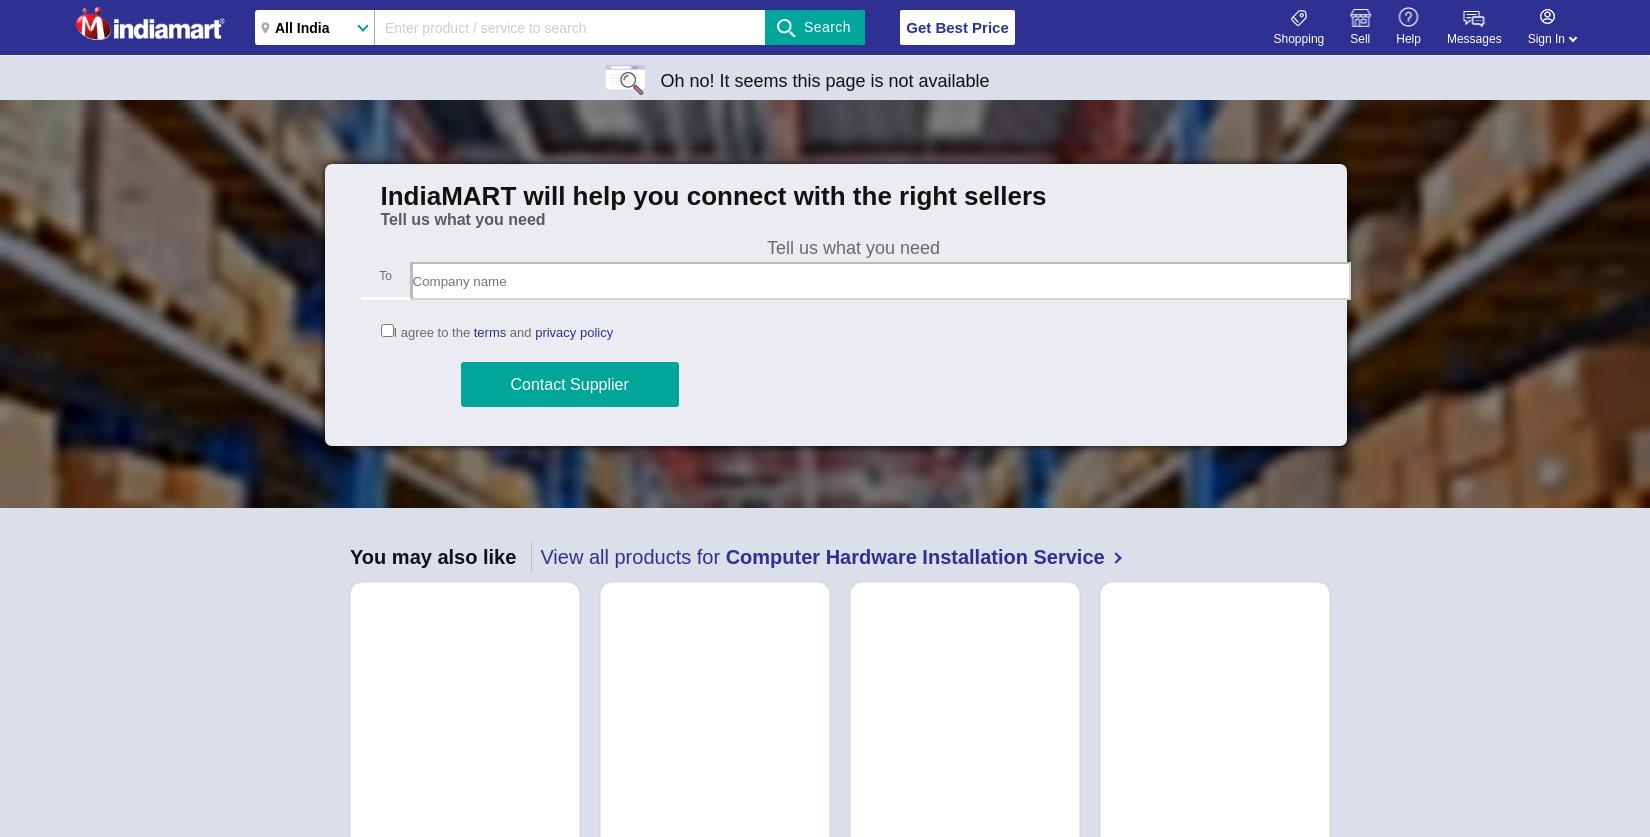 The width and height of the screenshot is (1650, 837). Describe the element at coordinates (349, 556) in the screenshot. I see `'You may also like'` at that location.